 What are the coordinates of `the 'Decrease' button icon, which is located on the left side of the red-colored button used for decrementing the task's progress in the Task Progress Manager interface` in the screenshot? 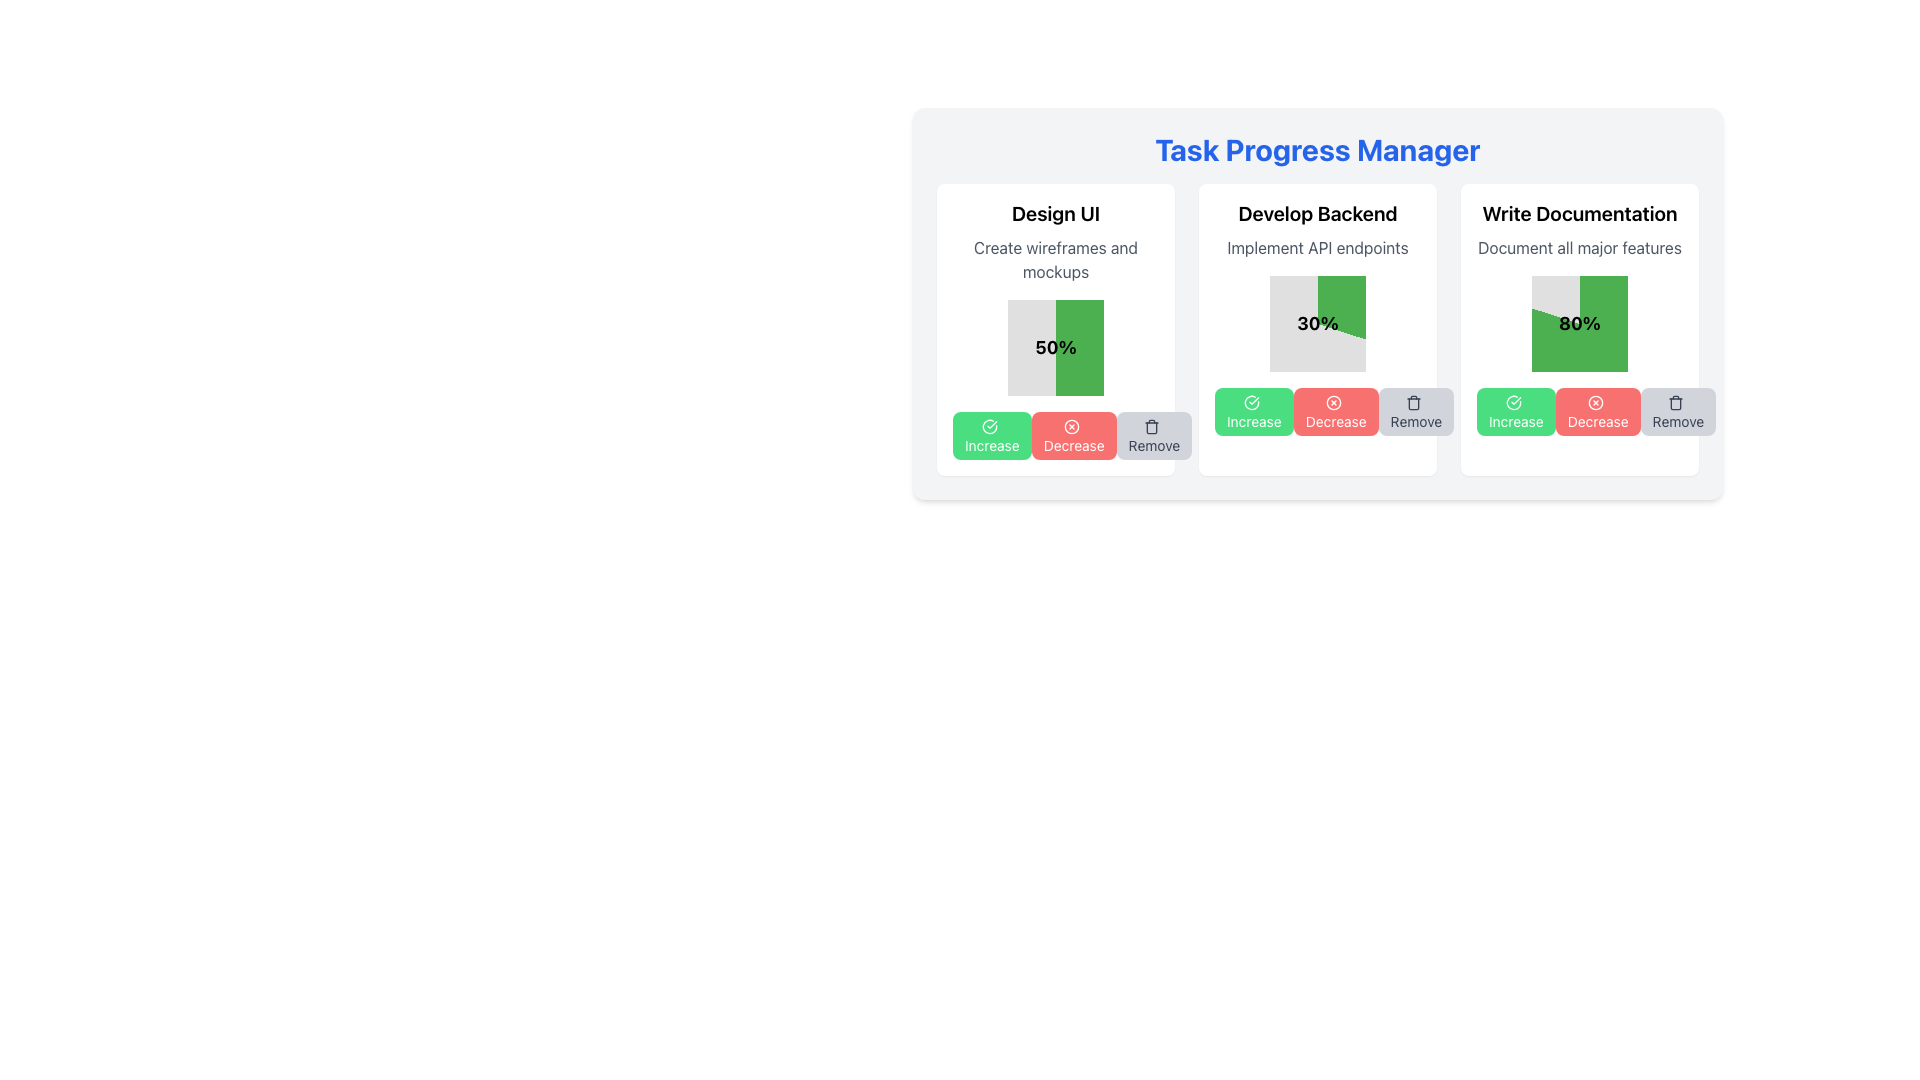 It's located at (1071, 426).